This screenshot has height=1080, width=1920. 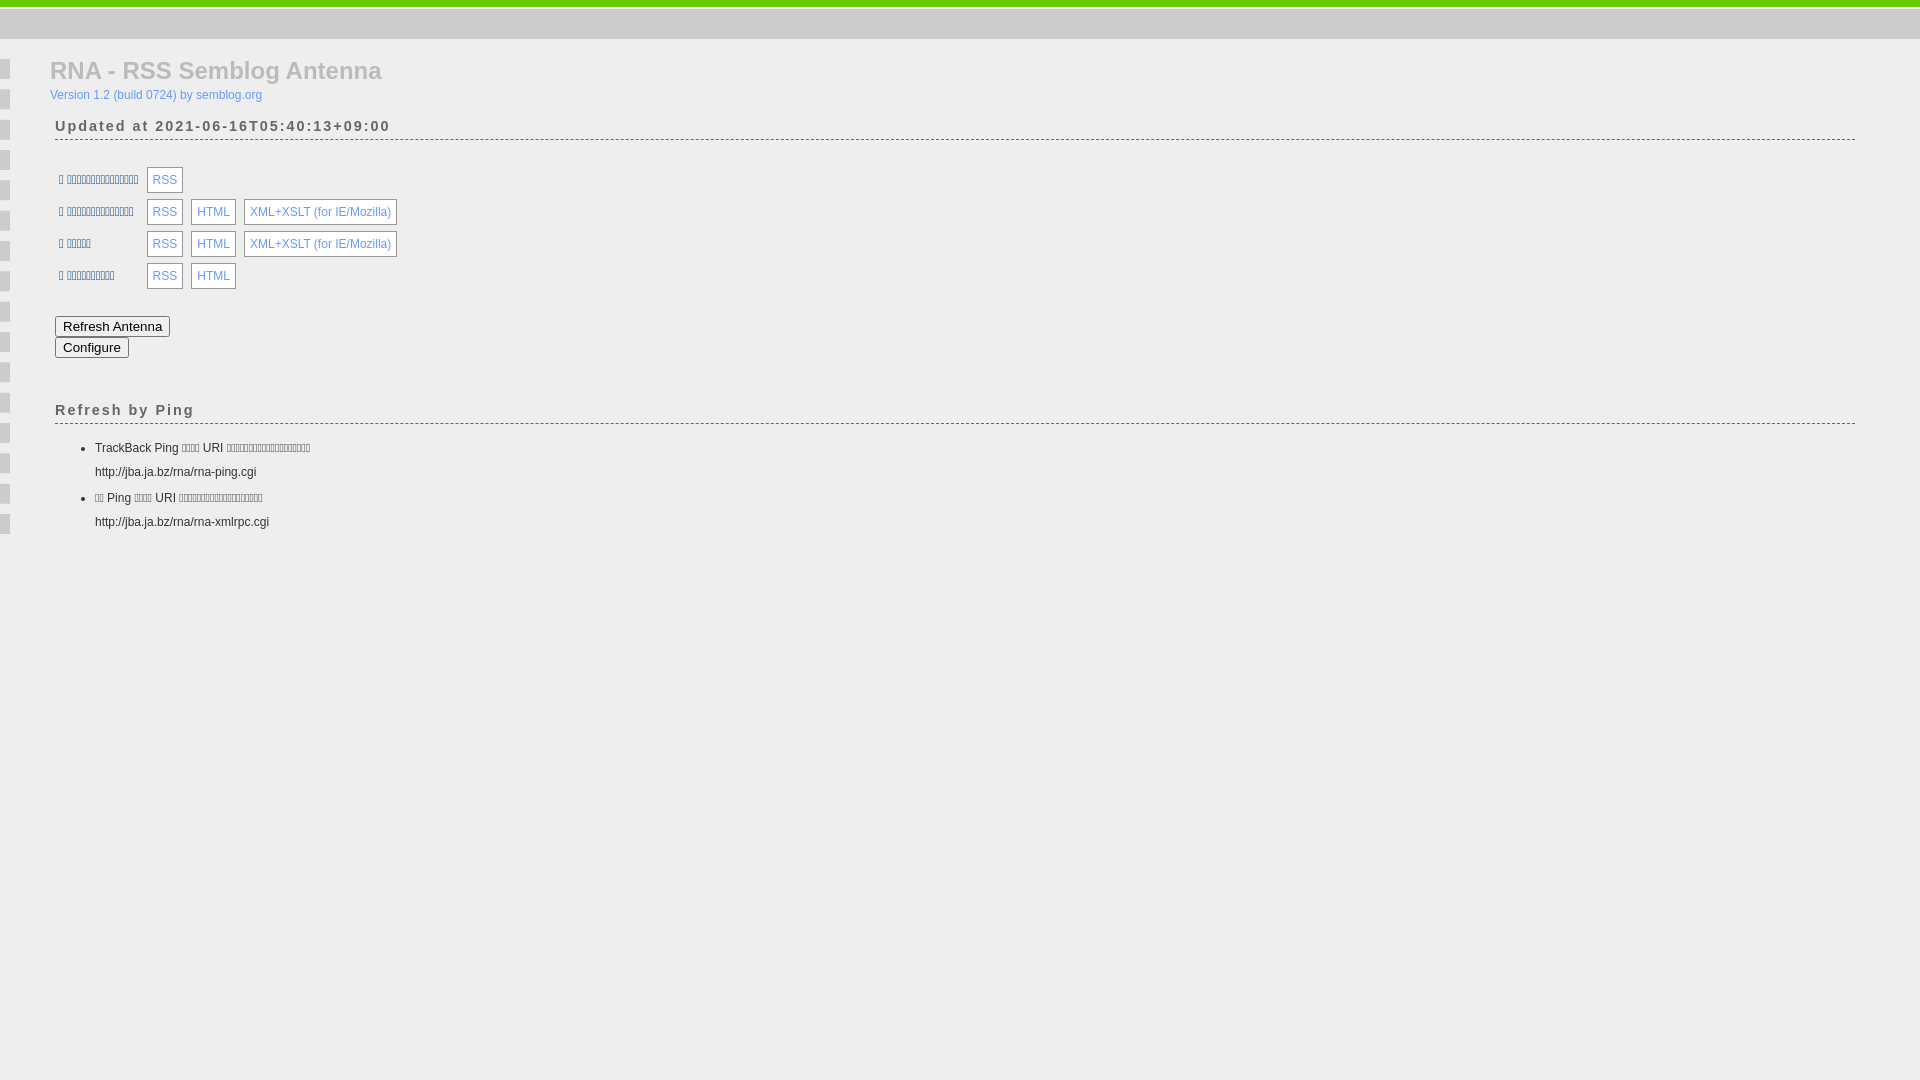 What do you see at coordinates (165, 276) in the screenshot?
I see `'RSS'` at bounding box center [165, 276].